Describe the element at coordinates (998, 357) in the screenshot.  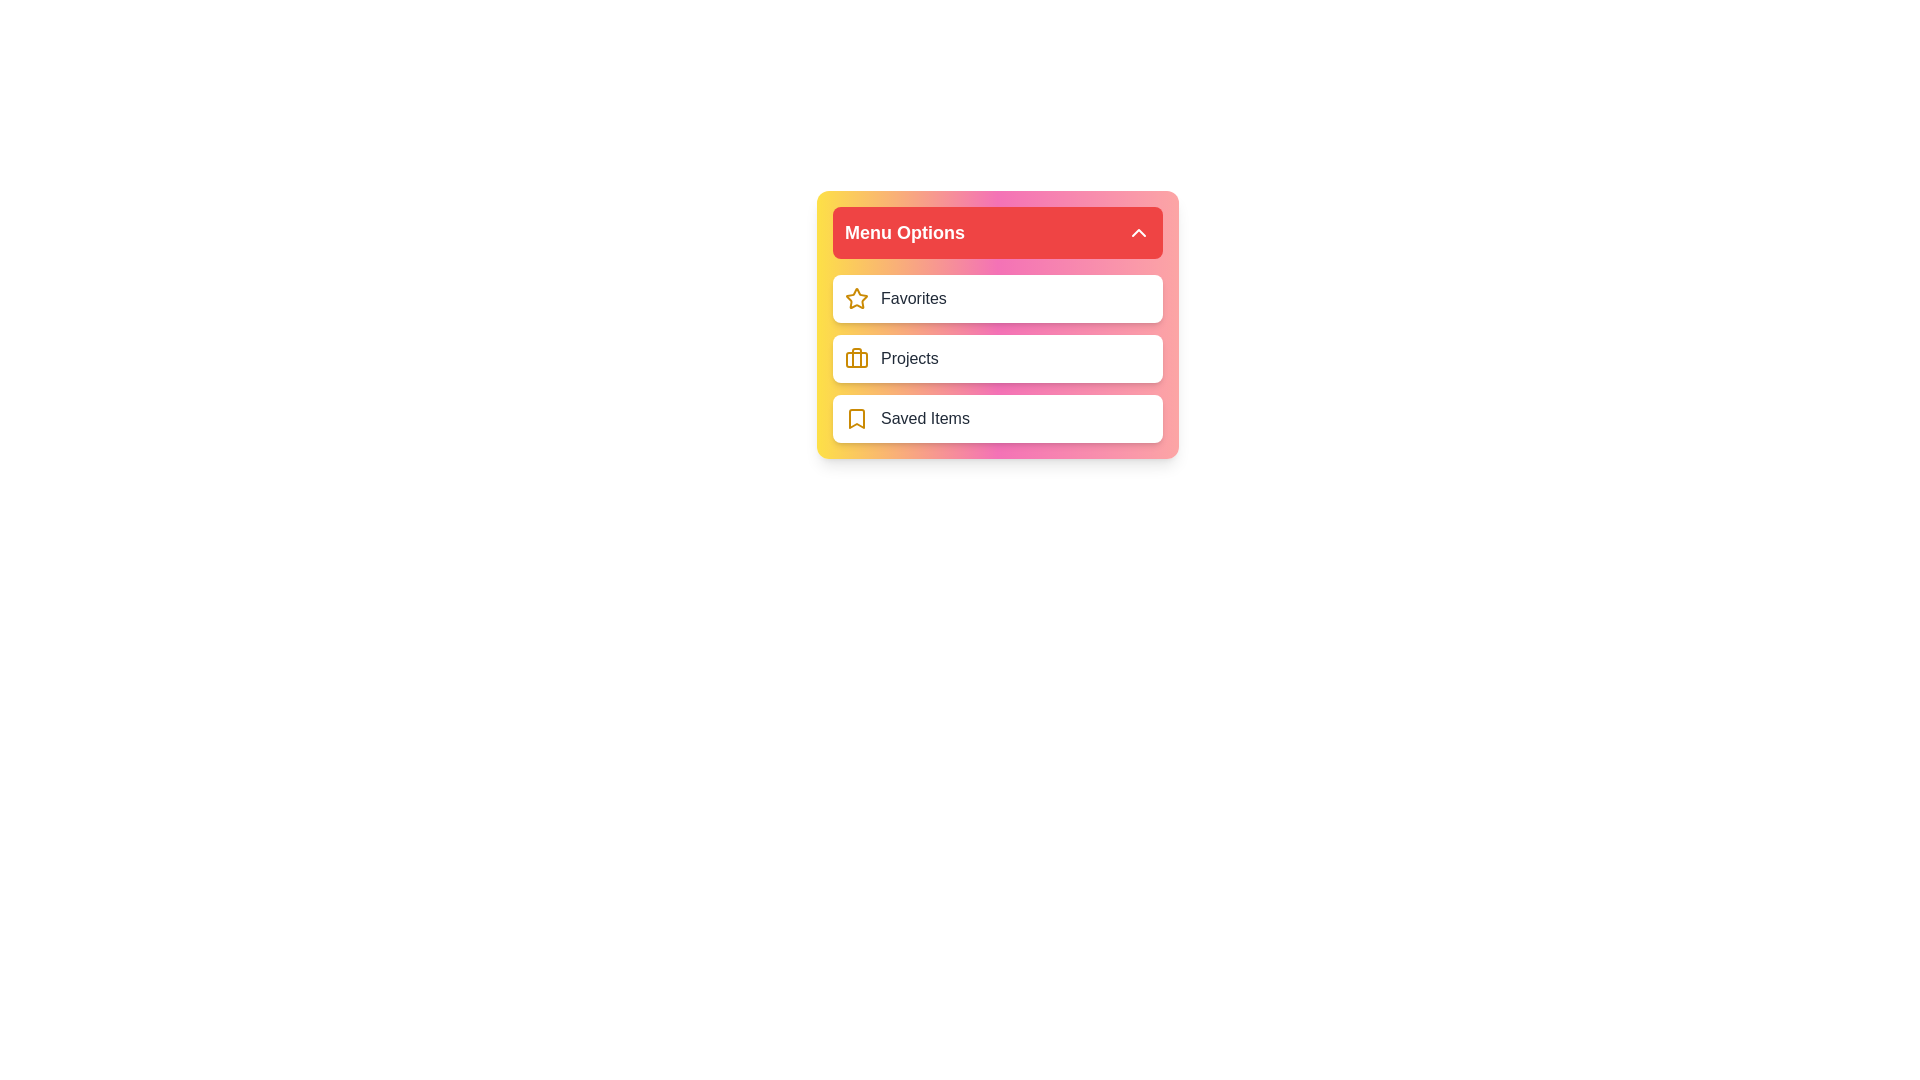
I see `the menu item labeled Projects to observe its hover effect` at that location.